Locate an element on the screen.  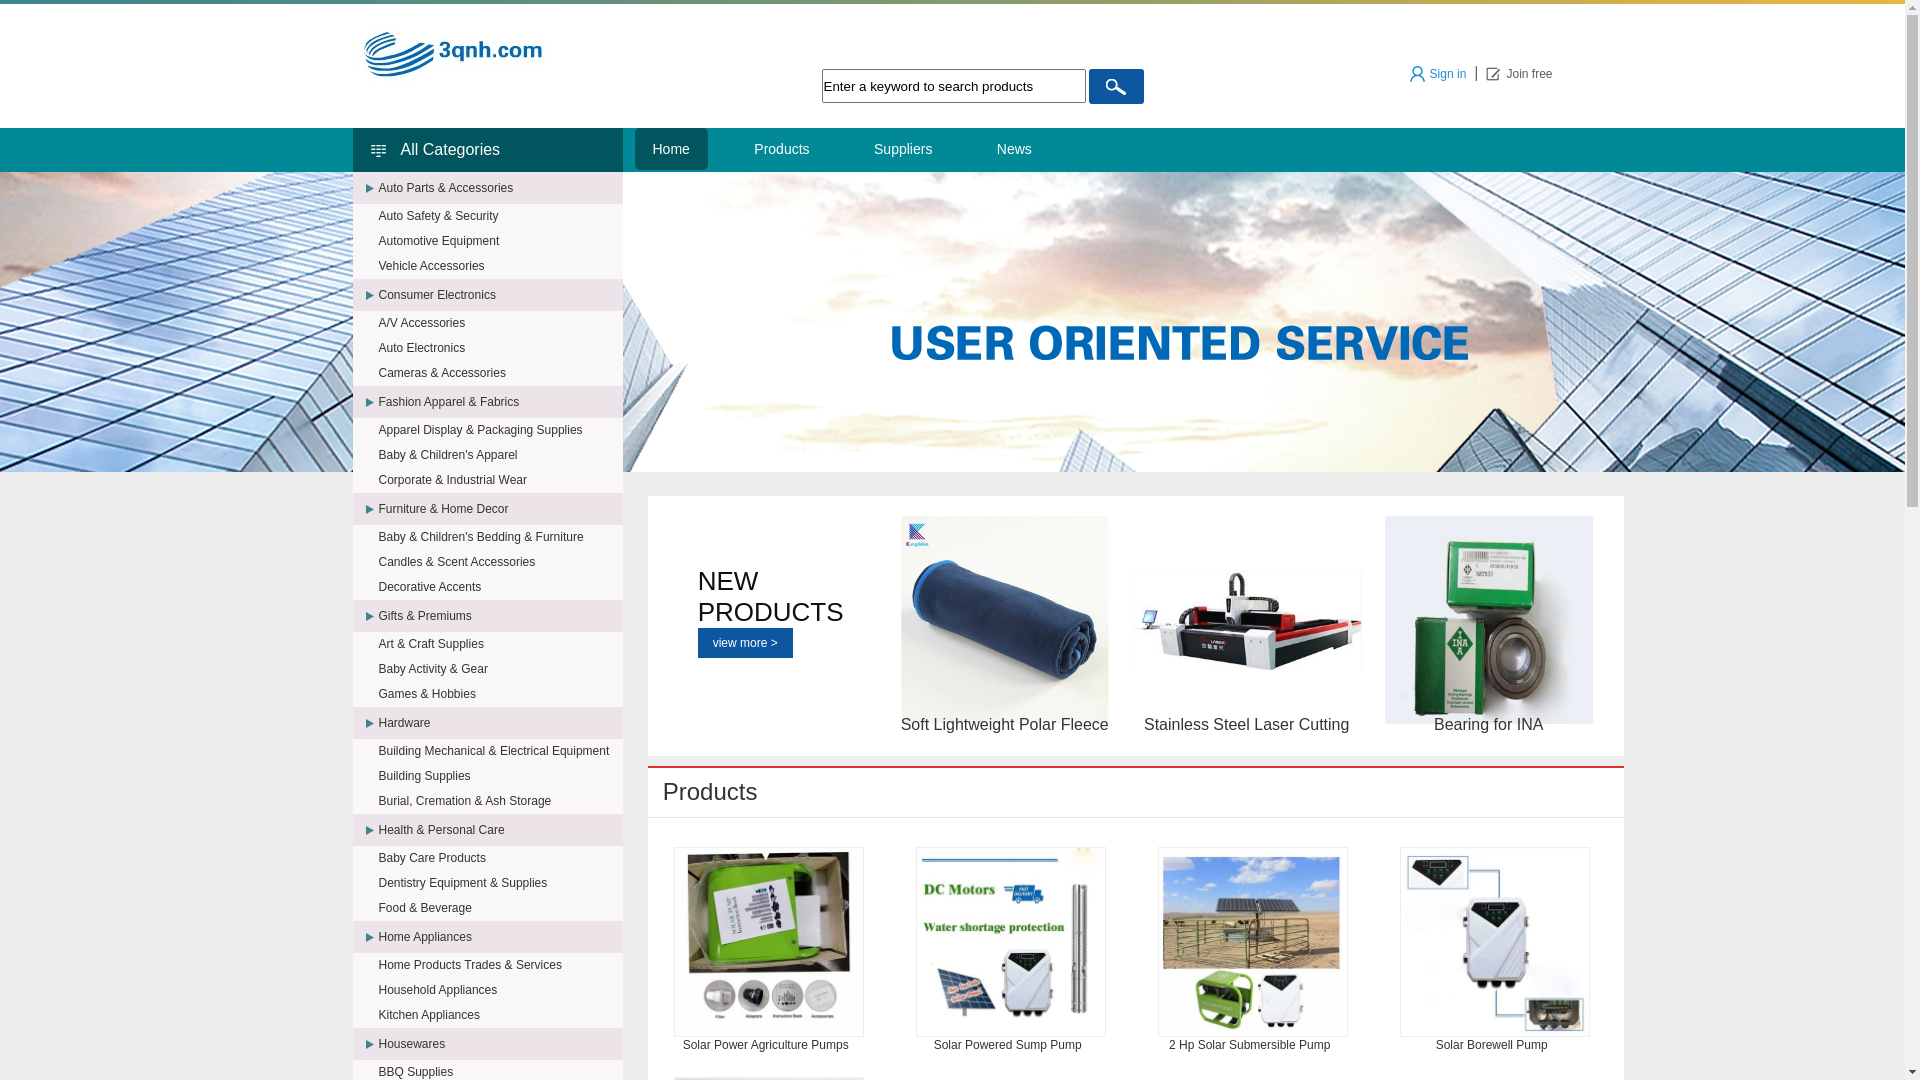
'Candles & Scent Accessories' is located at coordinates (378, 562).